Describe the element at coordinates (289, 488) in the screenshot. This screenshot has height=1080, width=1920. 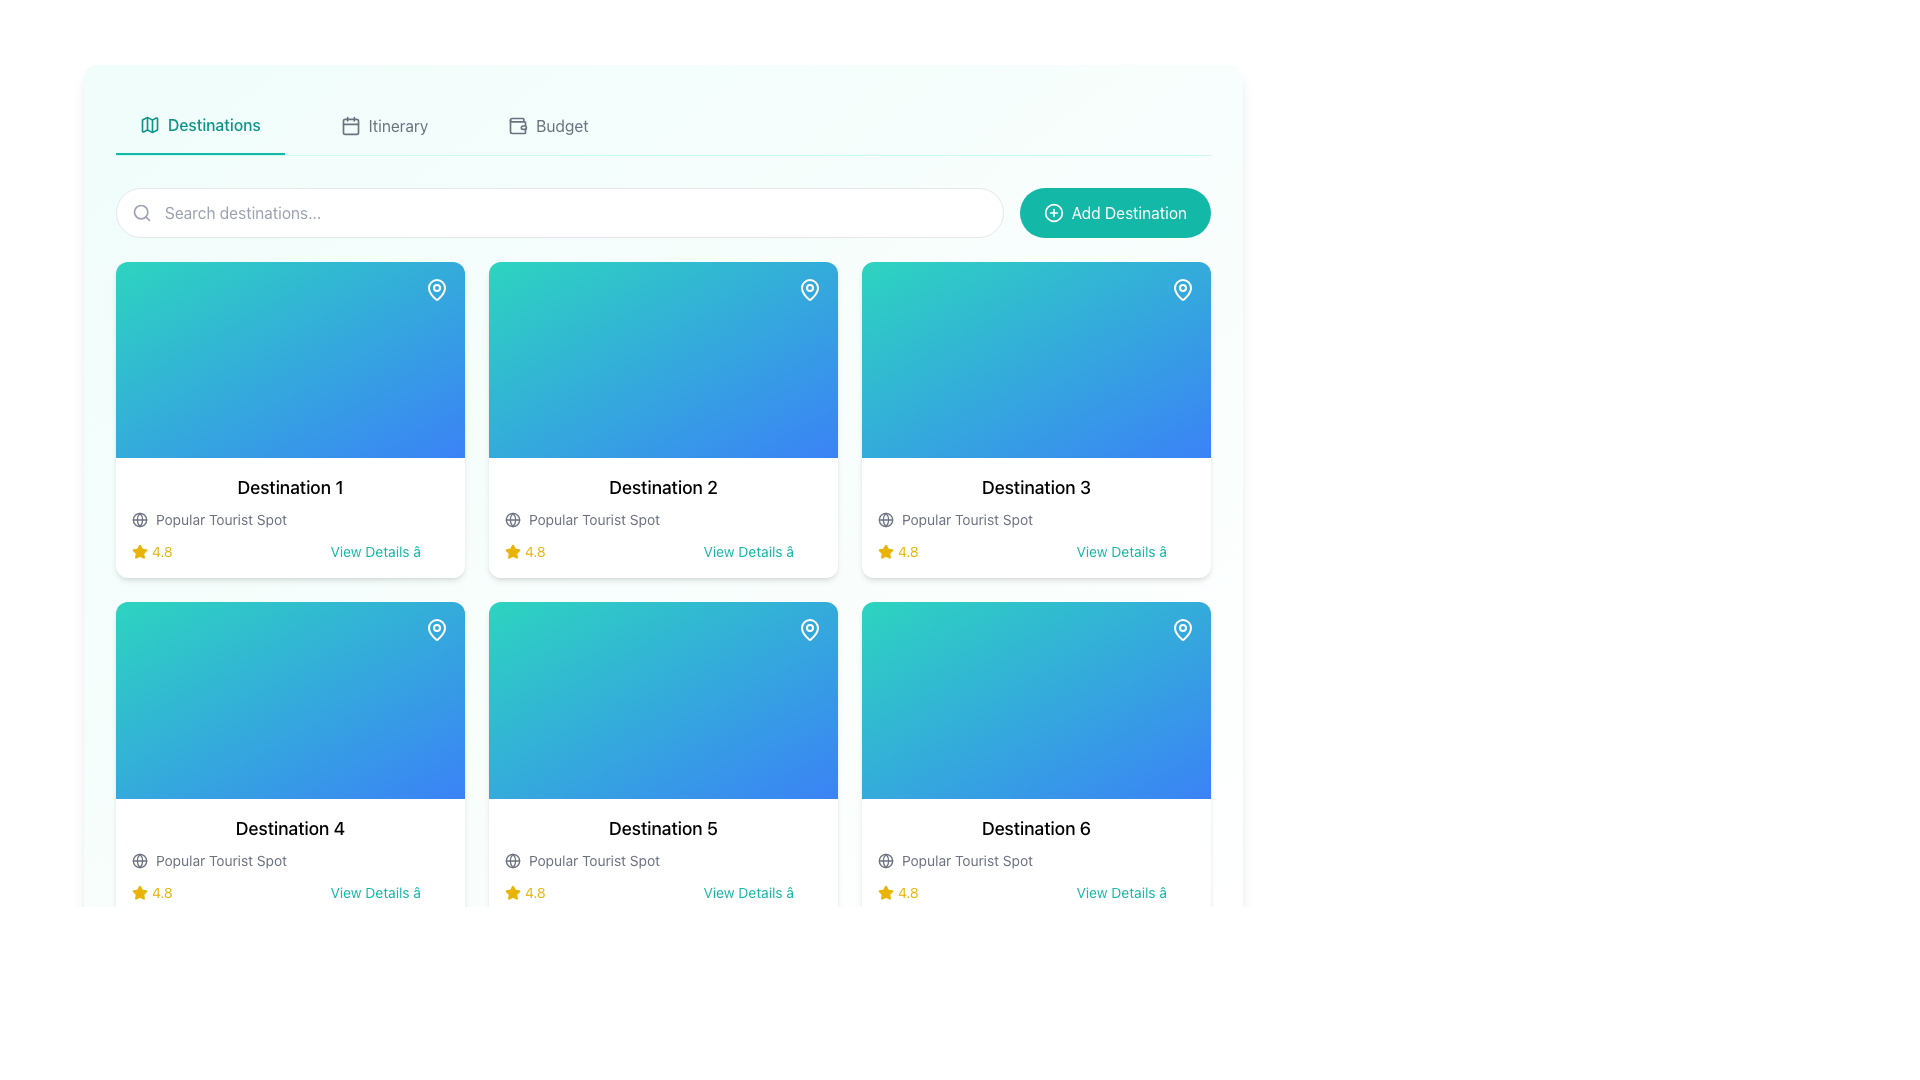
I see `the text label serving as a title for the destination card, located in the top row, first column of a 3x2 grid layout` at that location.